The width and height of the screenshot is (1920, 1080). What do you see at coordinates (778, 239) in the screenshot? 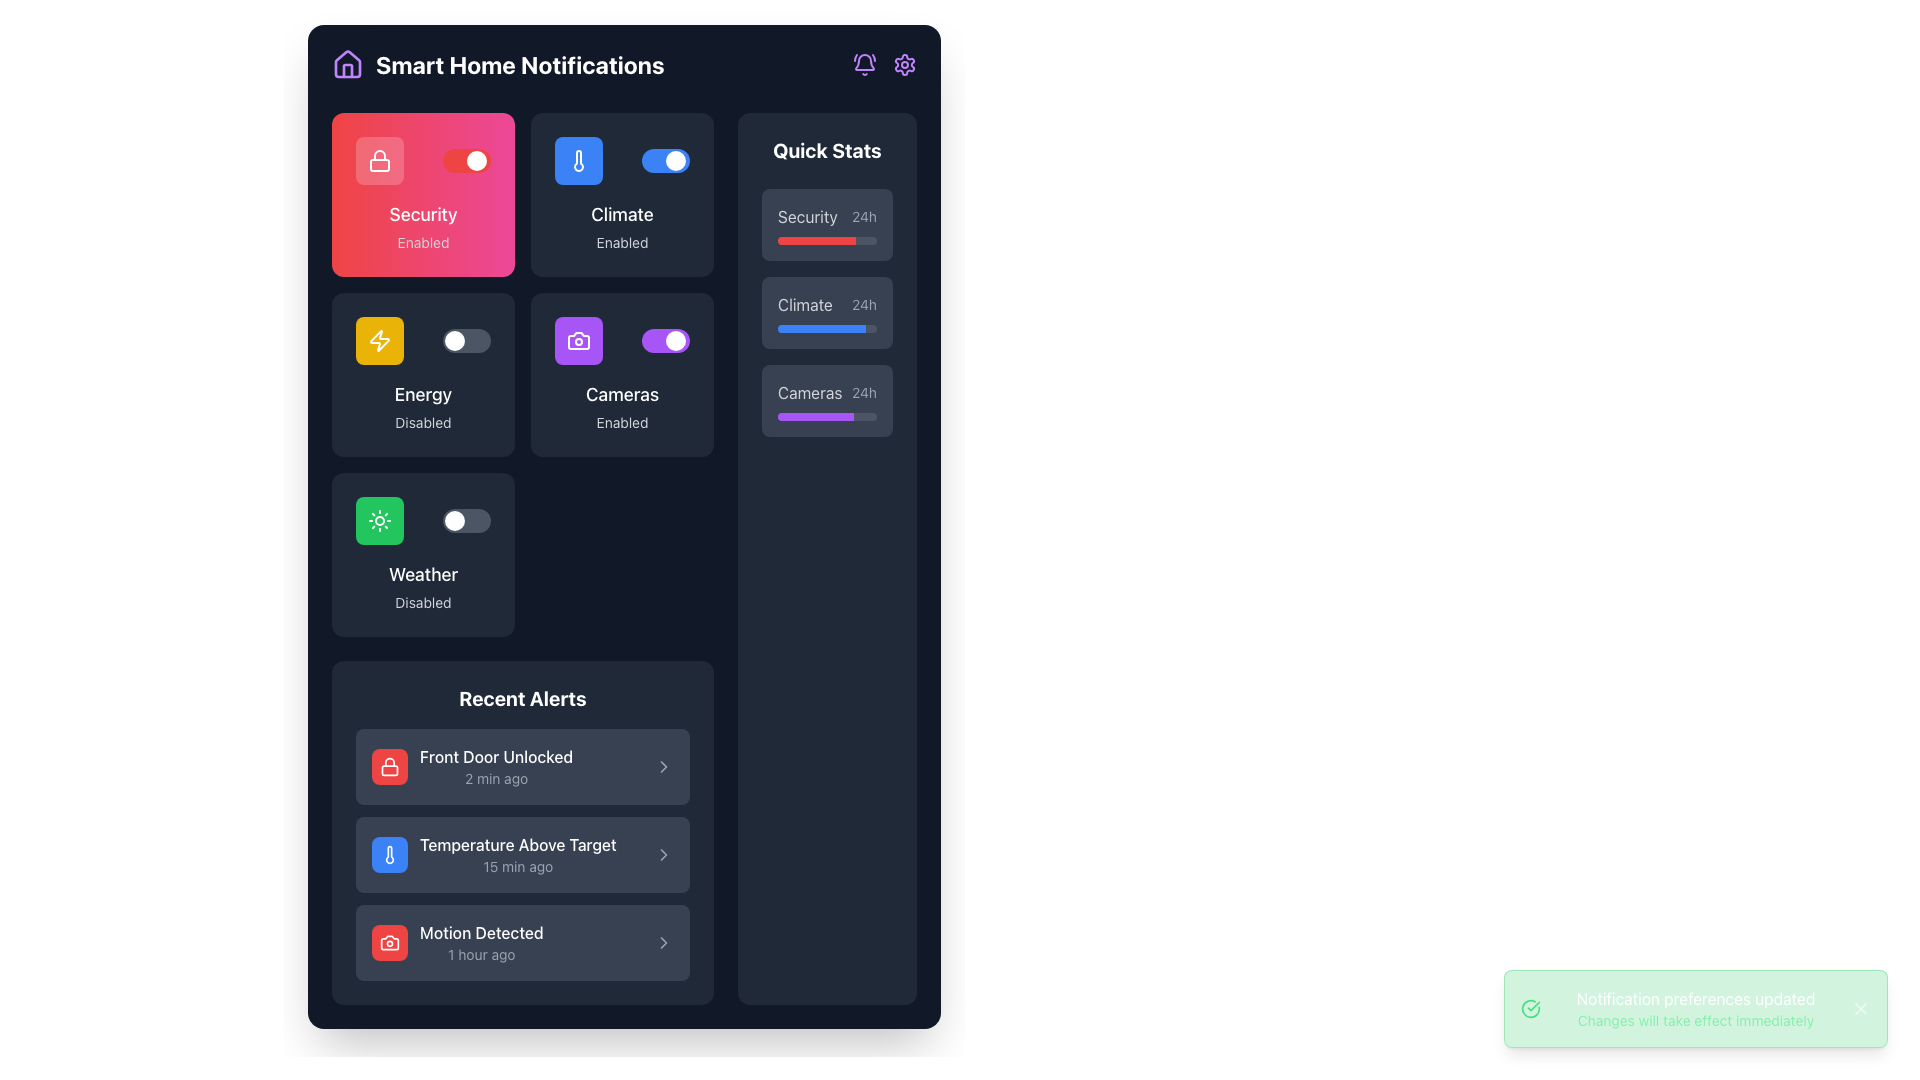
I see `security activity level` at bounding box center [778, 239].